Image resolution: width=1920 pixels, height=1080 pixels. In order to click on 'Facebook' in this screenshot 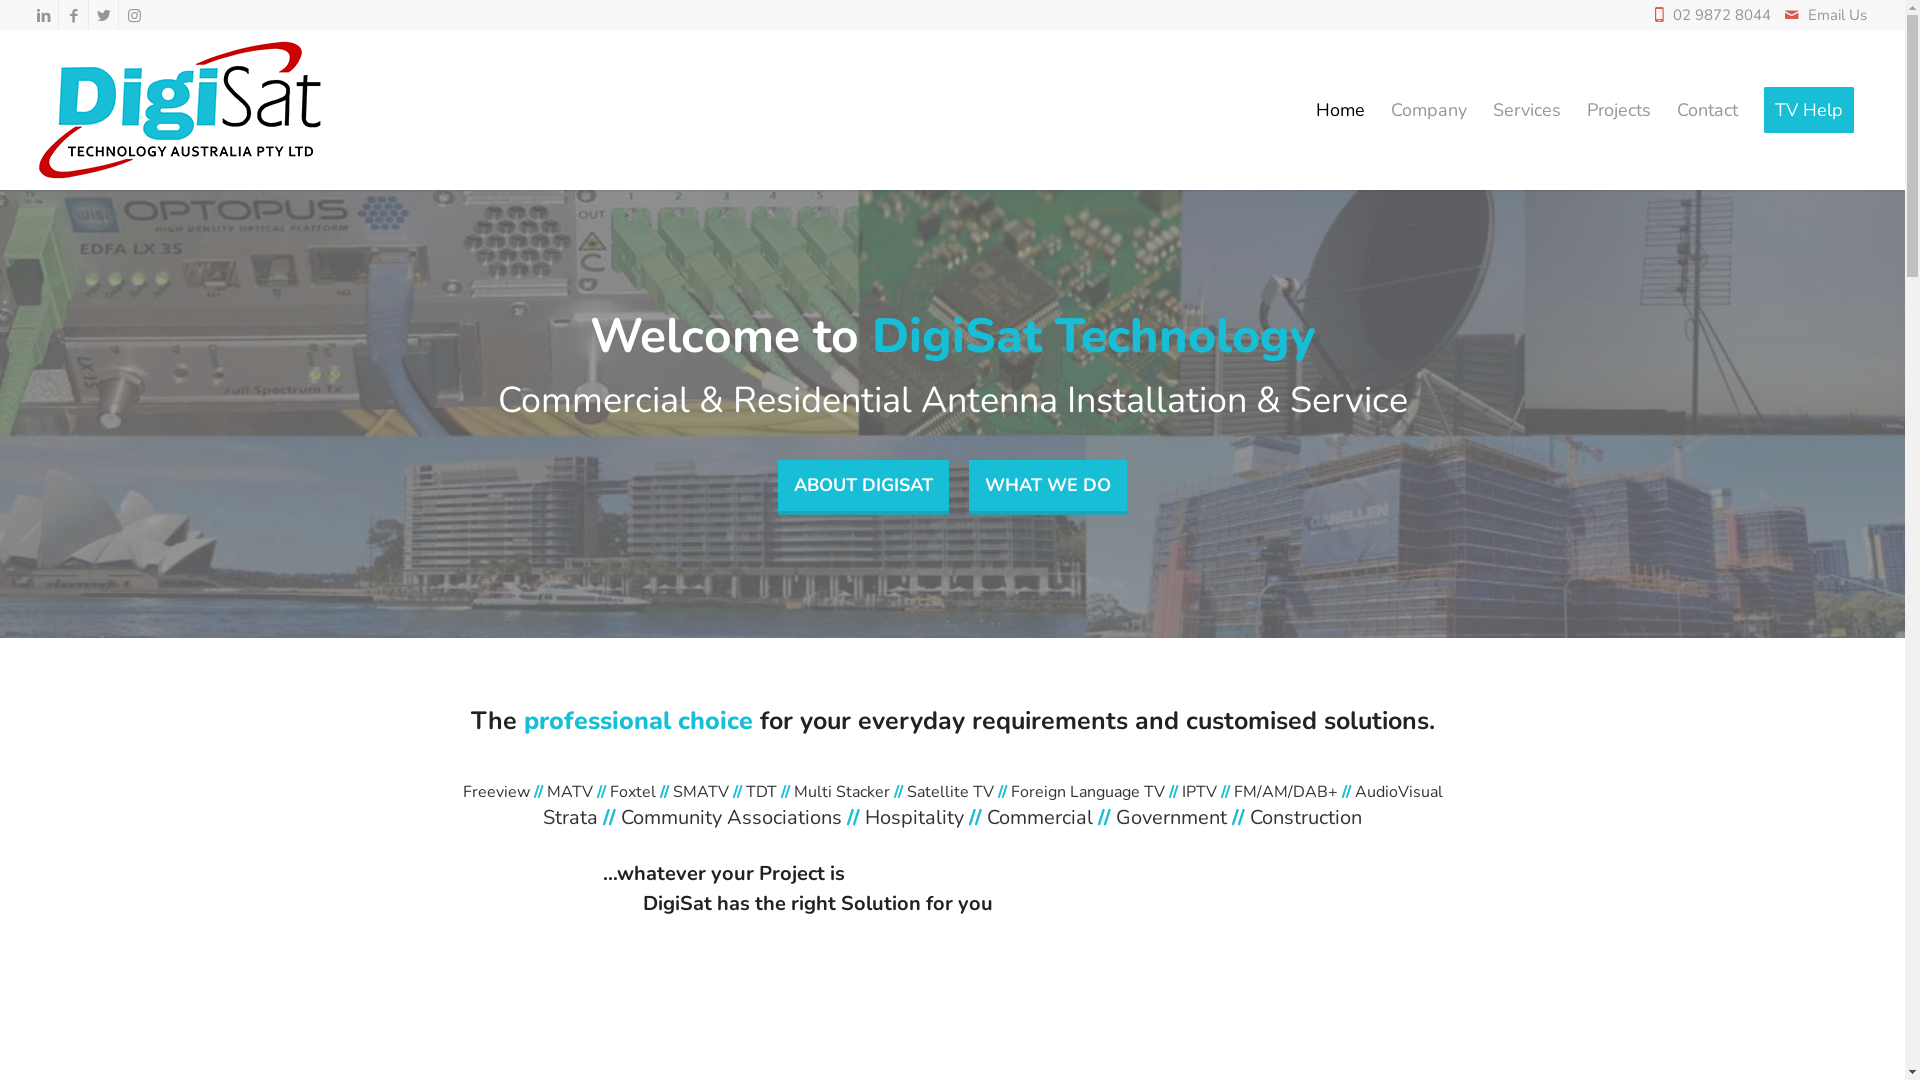, I will do `click(73, 15)`.